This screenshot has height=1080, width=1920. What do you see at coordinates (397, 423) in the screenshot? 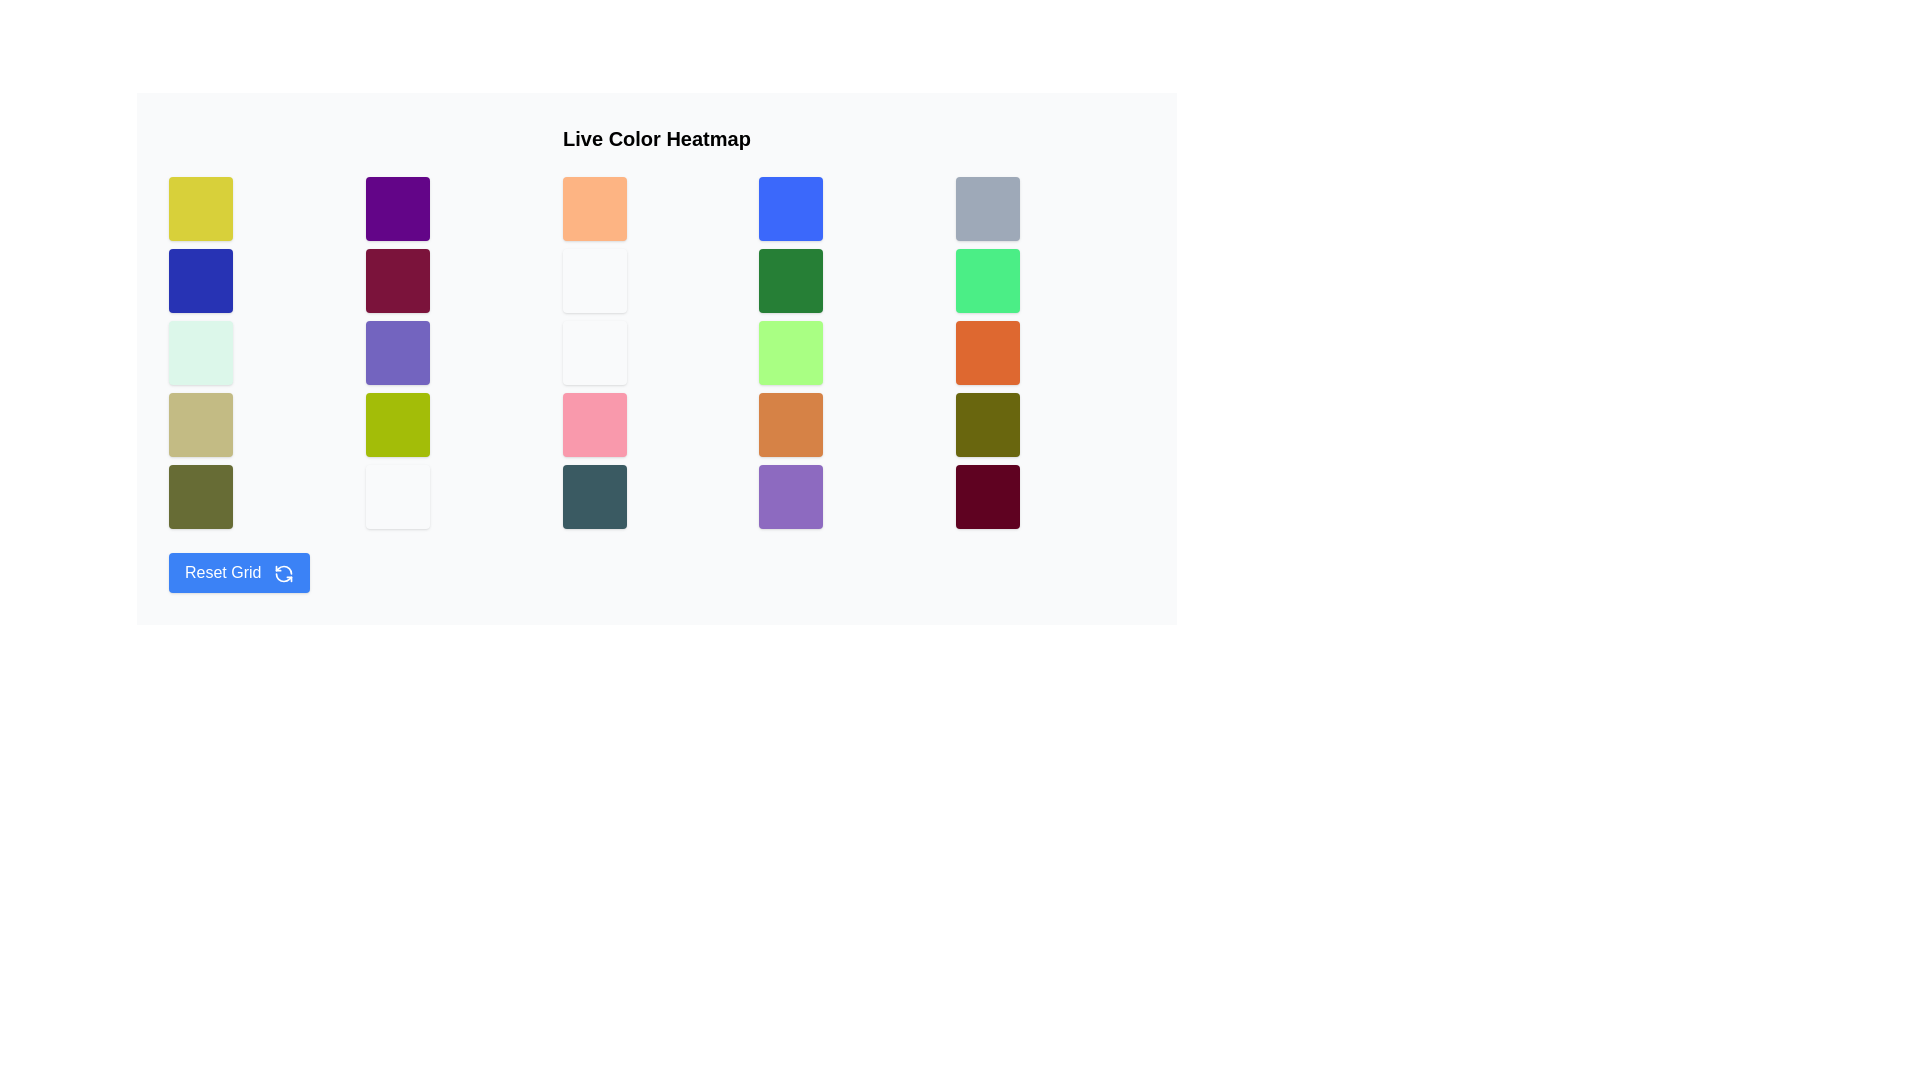
I see `the bright green square-shaped UI element located in the fourth row and second column of the grid` at bounding box center [397, 423].